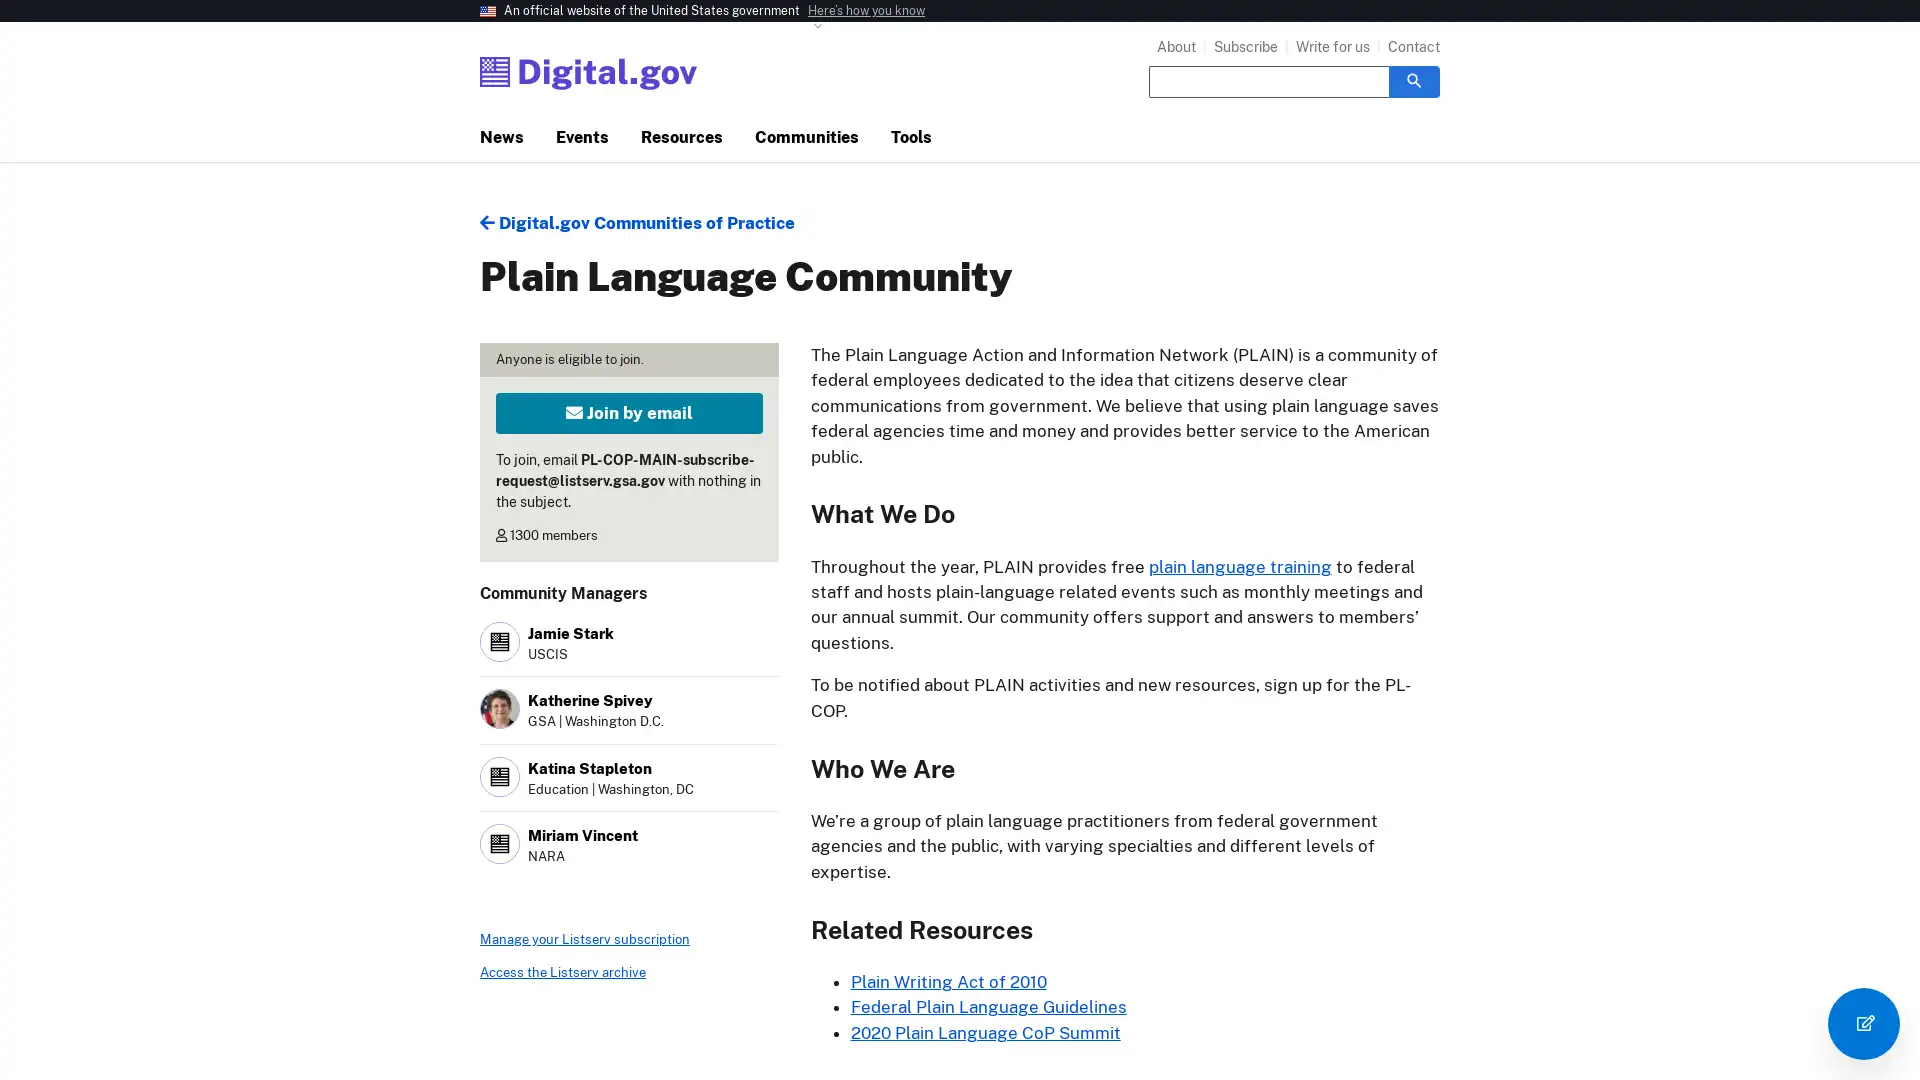 The image size is (1920, 1080). Describe the element at coordinates (1413, 80) in the screenshot. I see `Search` at that location.